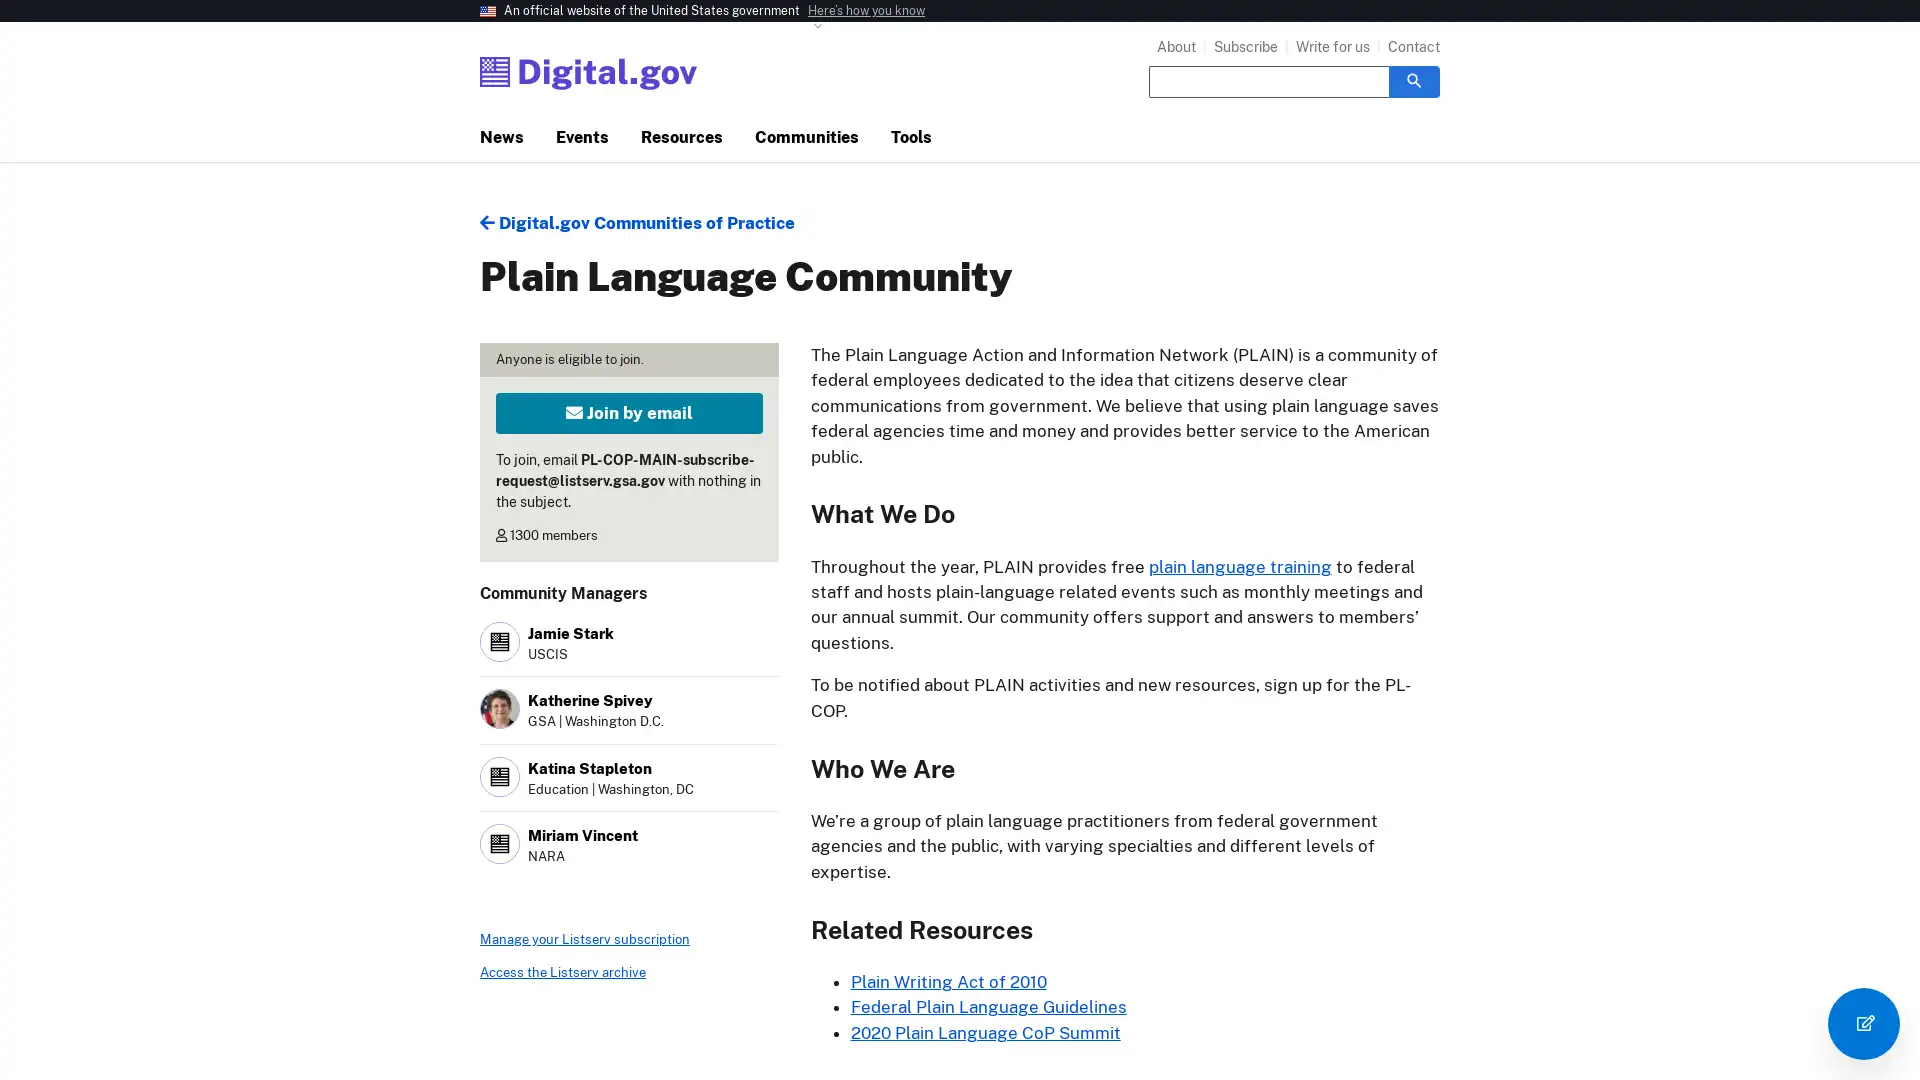 The image size is (1920, 1080). Describe the element at coordinates (1413, 80) in the screenshot. I see `Search` at that location.